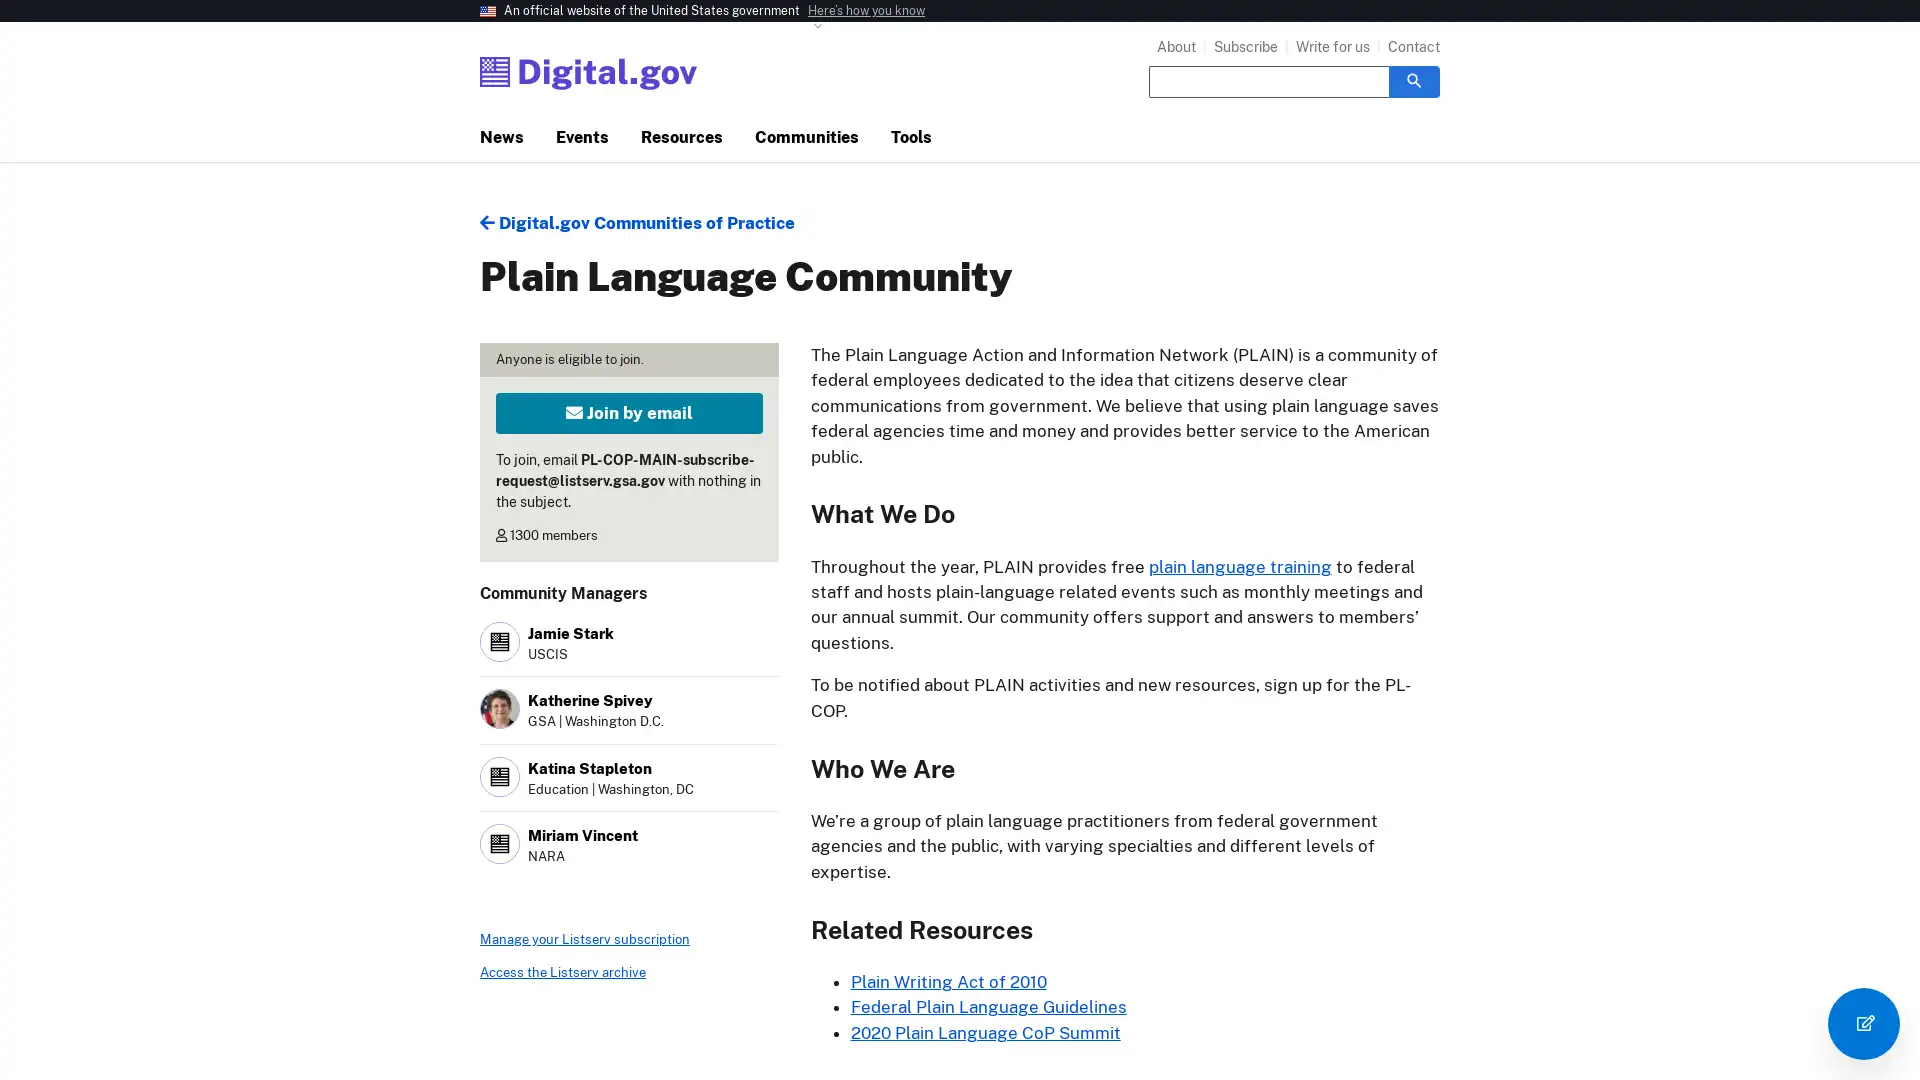 The image size is (1920, 1080). Describe the element at coordinates (1413, 80) in the screenshot. I see `Search` at that location.